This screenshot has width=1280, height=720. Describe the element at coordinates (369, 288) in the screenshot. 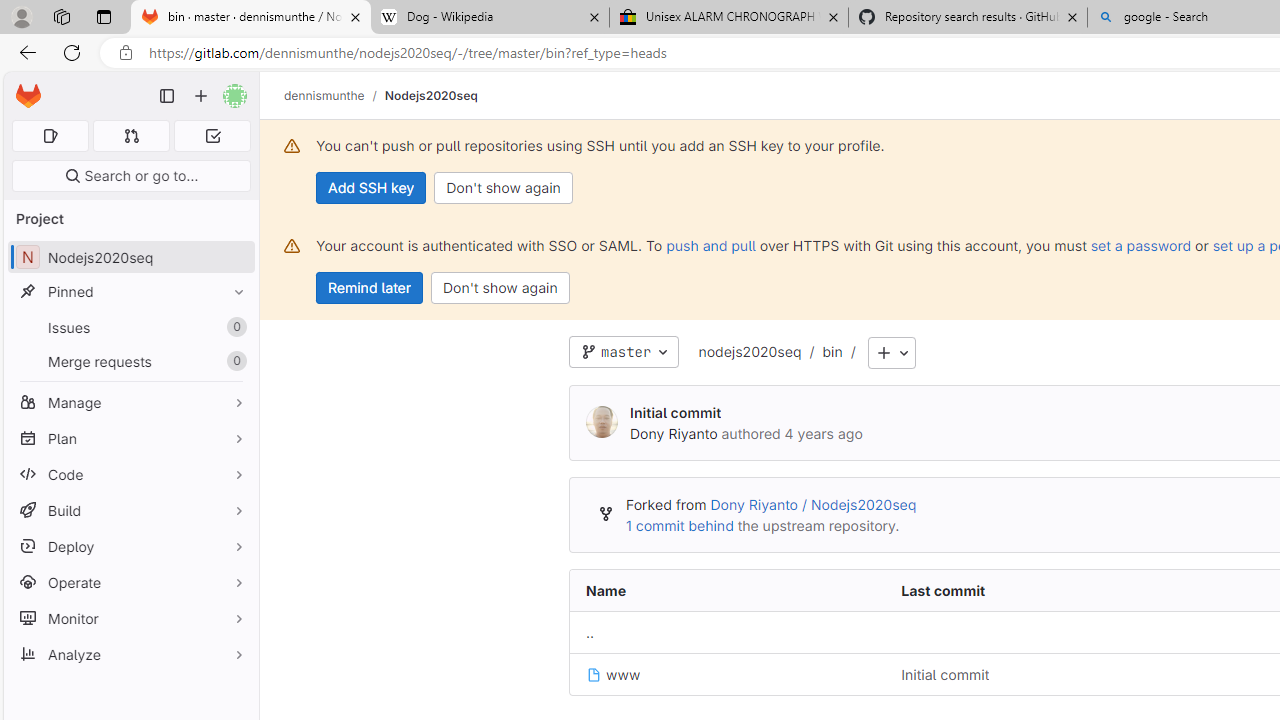

I see `'Remind later'` at that location.